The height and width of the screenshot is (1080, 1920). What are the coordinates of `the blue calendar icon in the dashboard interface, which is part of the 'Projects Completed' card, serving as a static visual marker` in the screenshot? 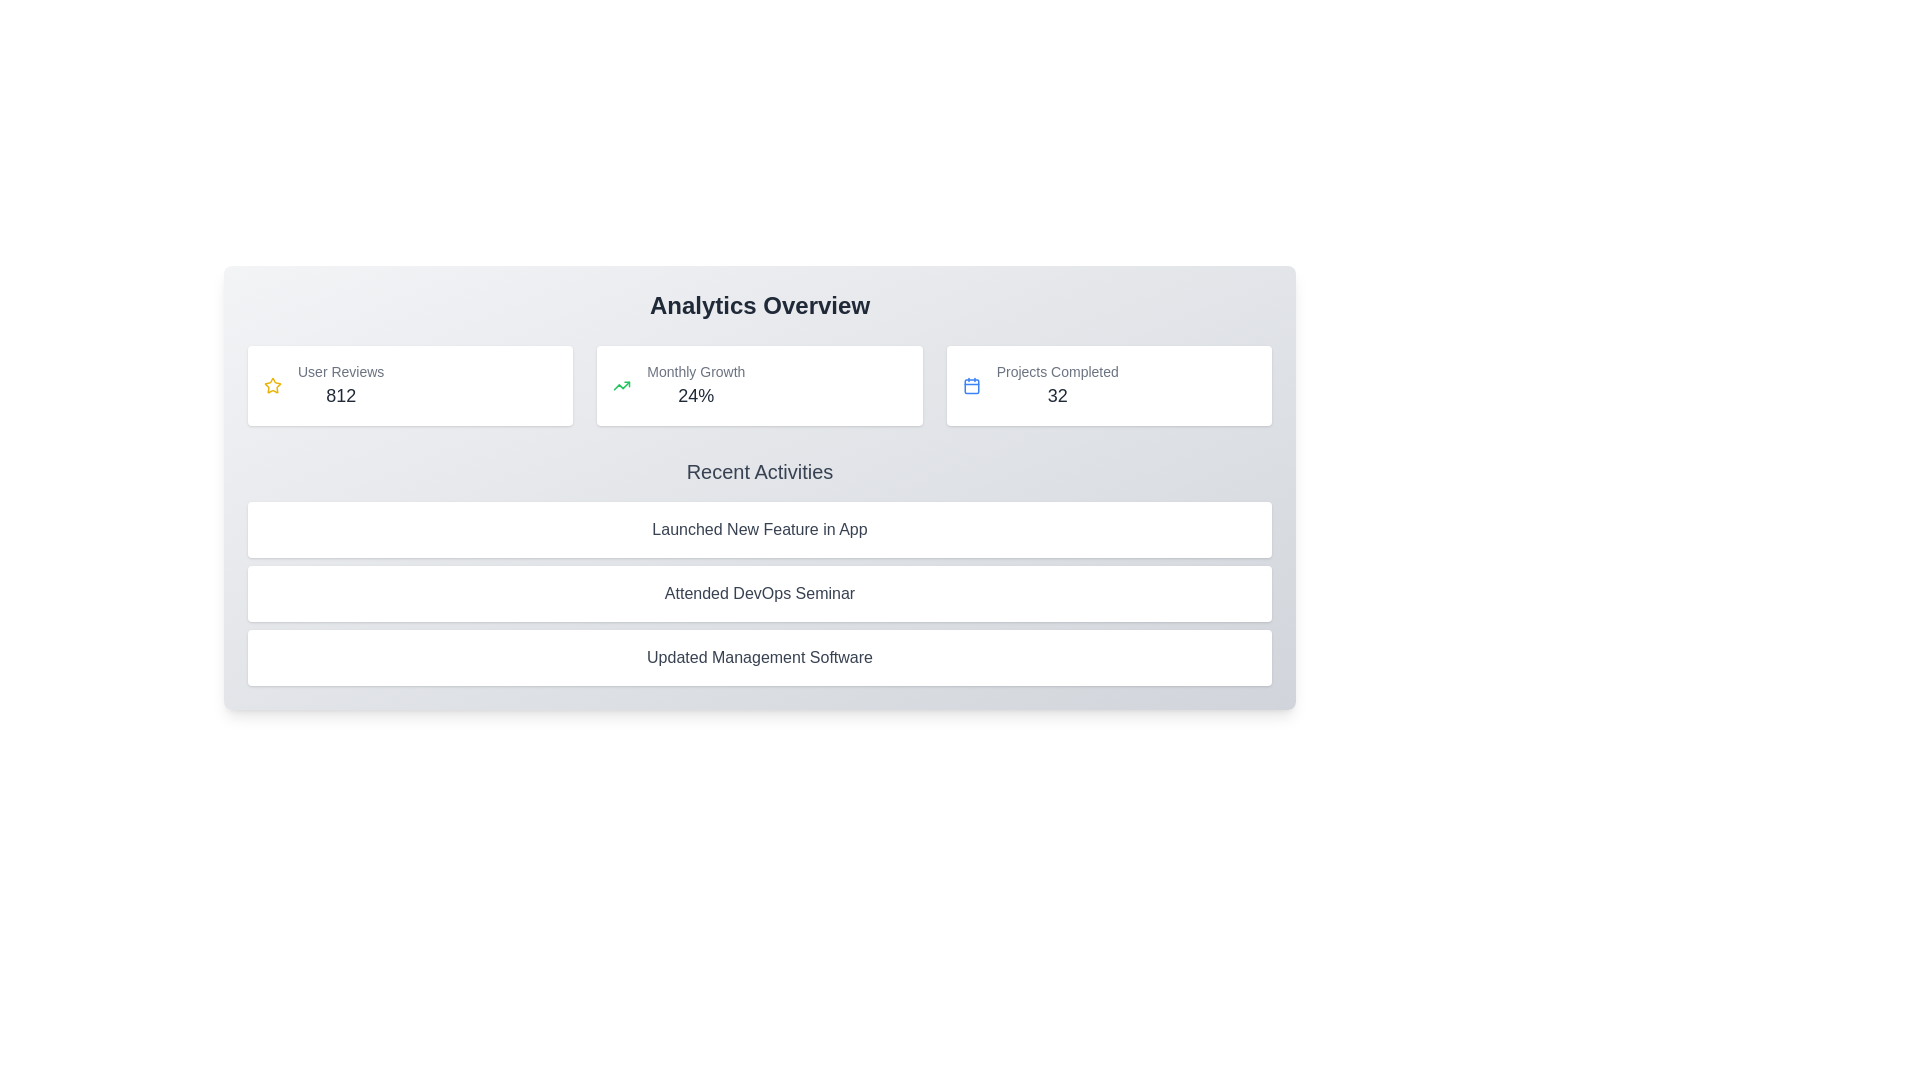 It's located at (971, 385).